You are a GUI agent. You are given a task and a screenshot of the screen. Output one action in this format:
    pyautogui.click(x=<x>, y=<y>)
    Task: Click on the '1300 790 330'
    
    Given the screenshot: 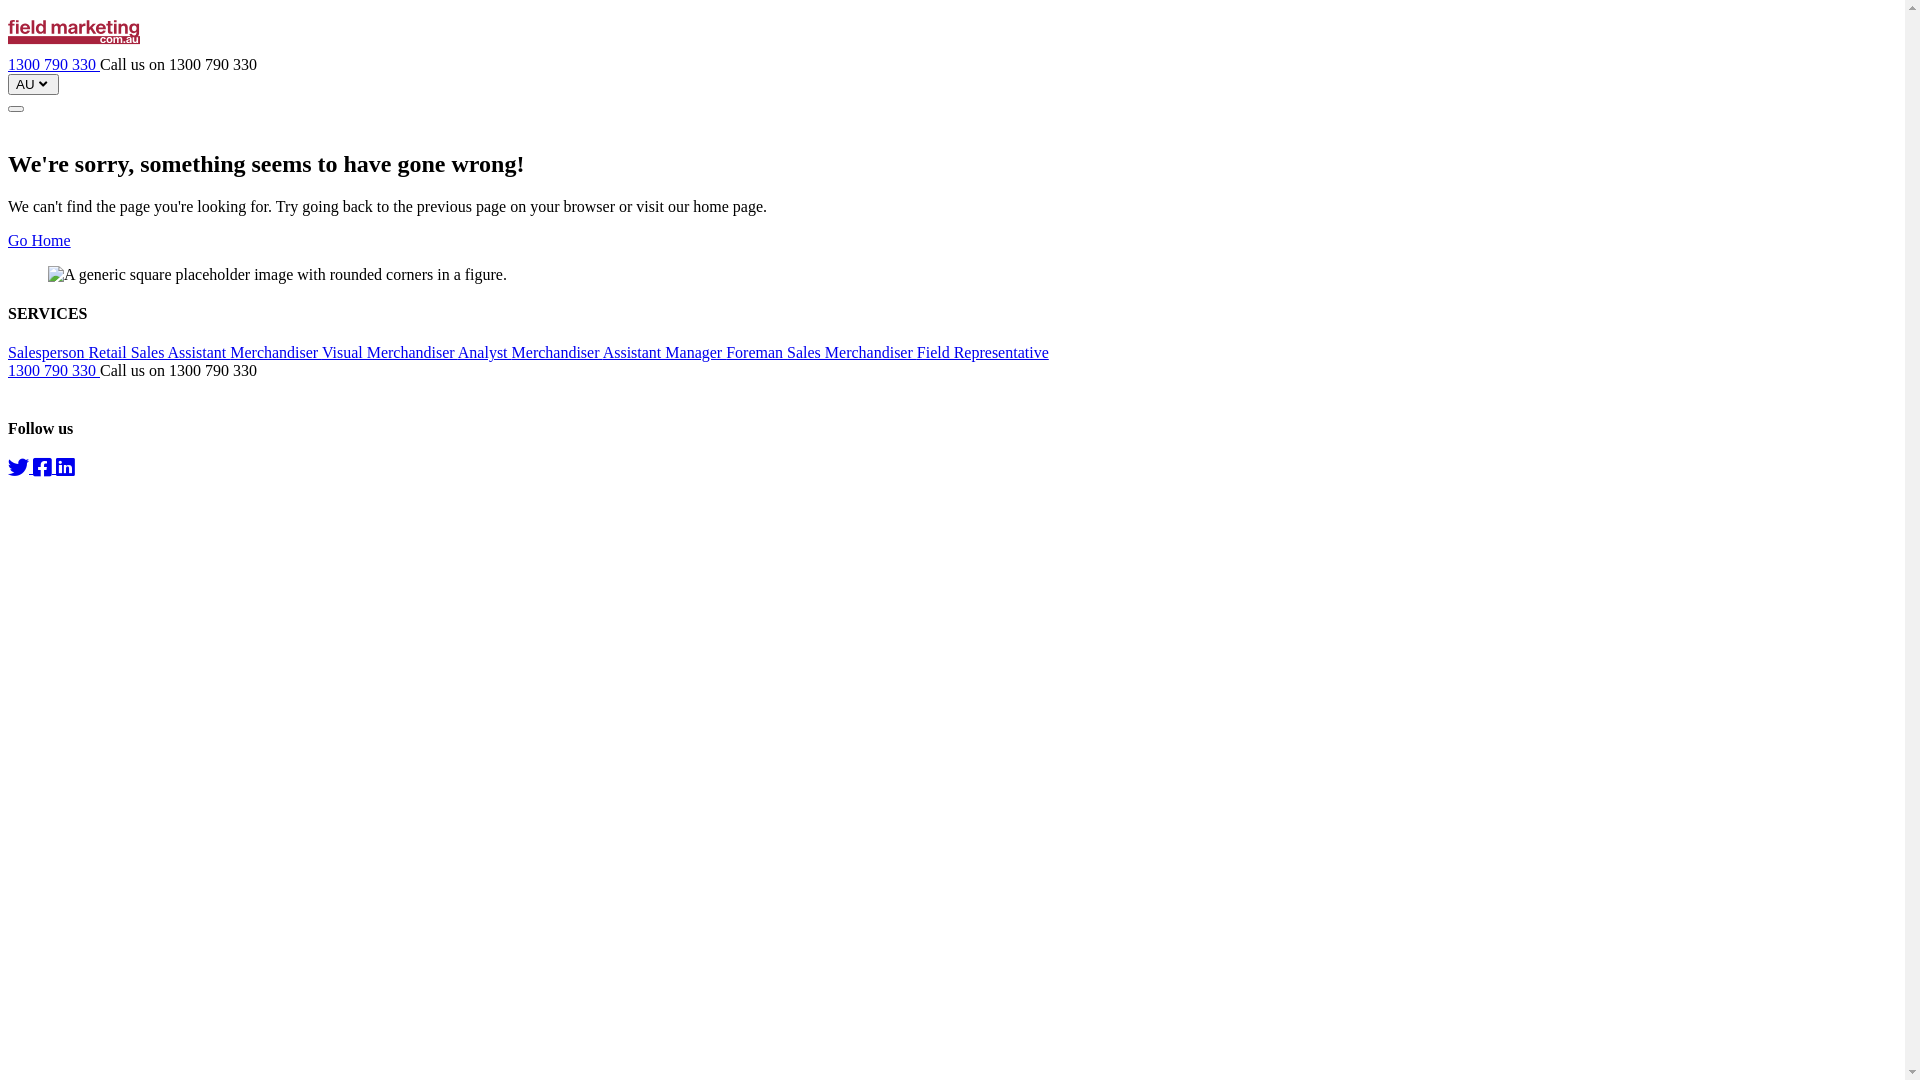 What is the action you would take?
    pyautogui.click(x=53, y=63)
    